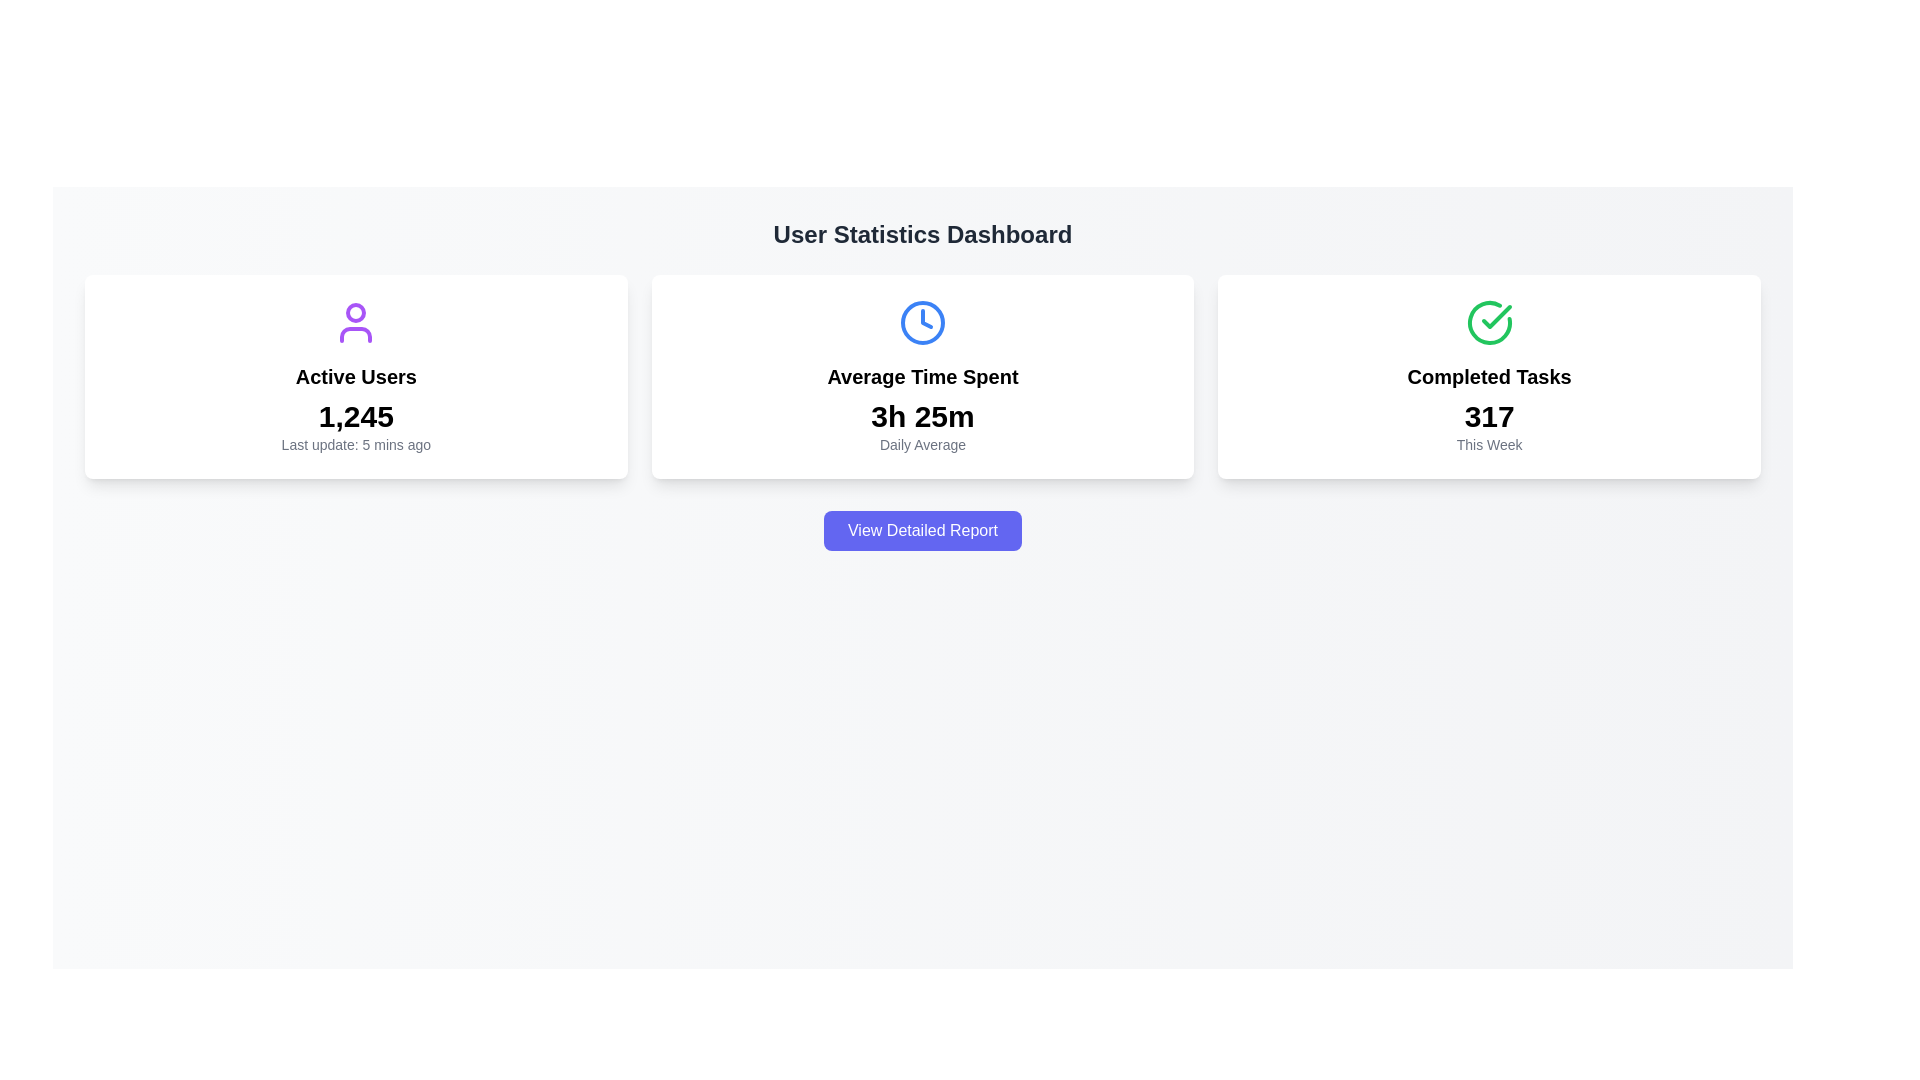 The image size is (1920, 1080). I want to click on the green checkmark icon enclosed within a circle located at the top-center of the 'Completed Tasks' section, so click(1489, 322).